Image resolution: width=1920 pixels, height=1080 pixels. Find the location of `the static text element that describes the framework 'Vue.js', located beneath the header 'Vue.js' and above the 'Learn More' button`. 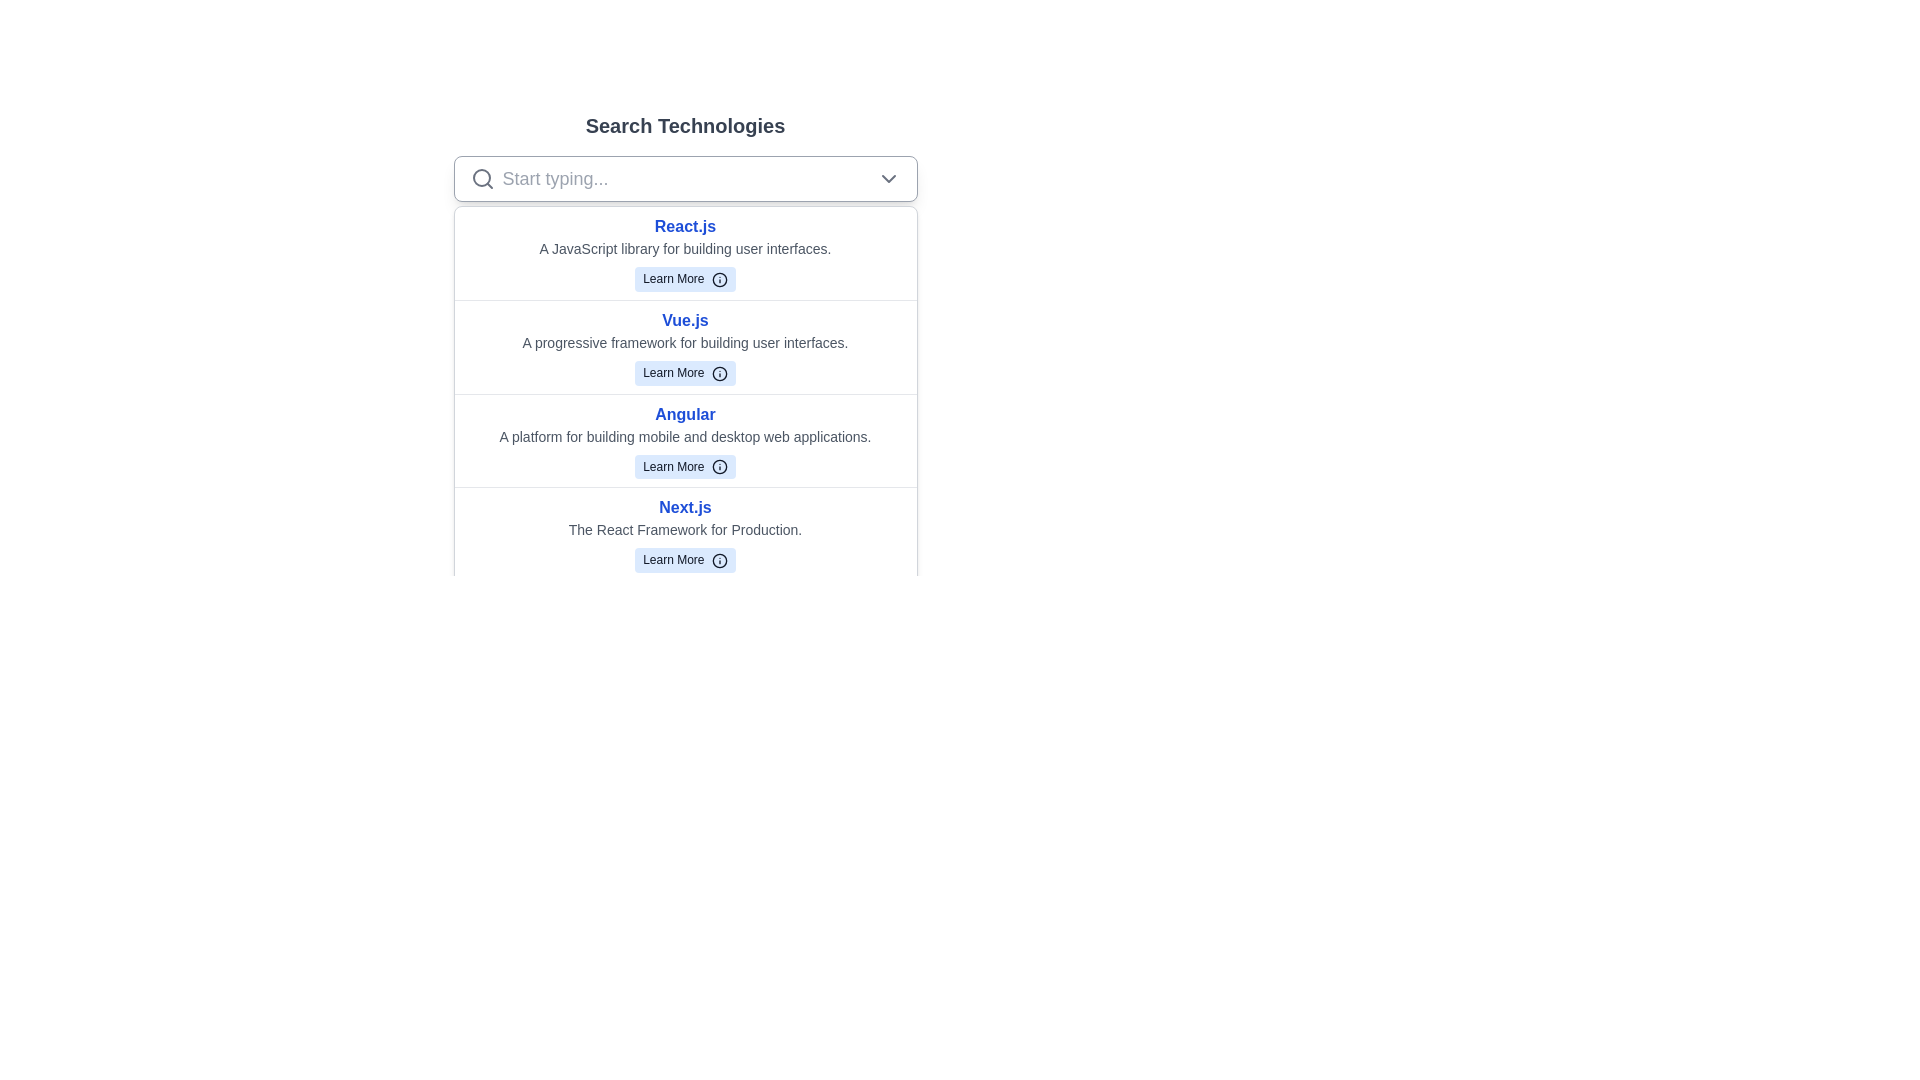

the static text element that describes the framework 'Vue.js', located beneath the header 'Vue.js' and above the 'Learn More' button is located at coordinates (685, 341).